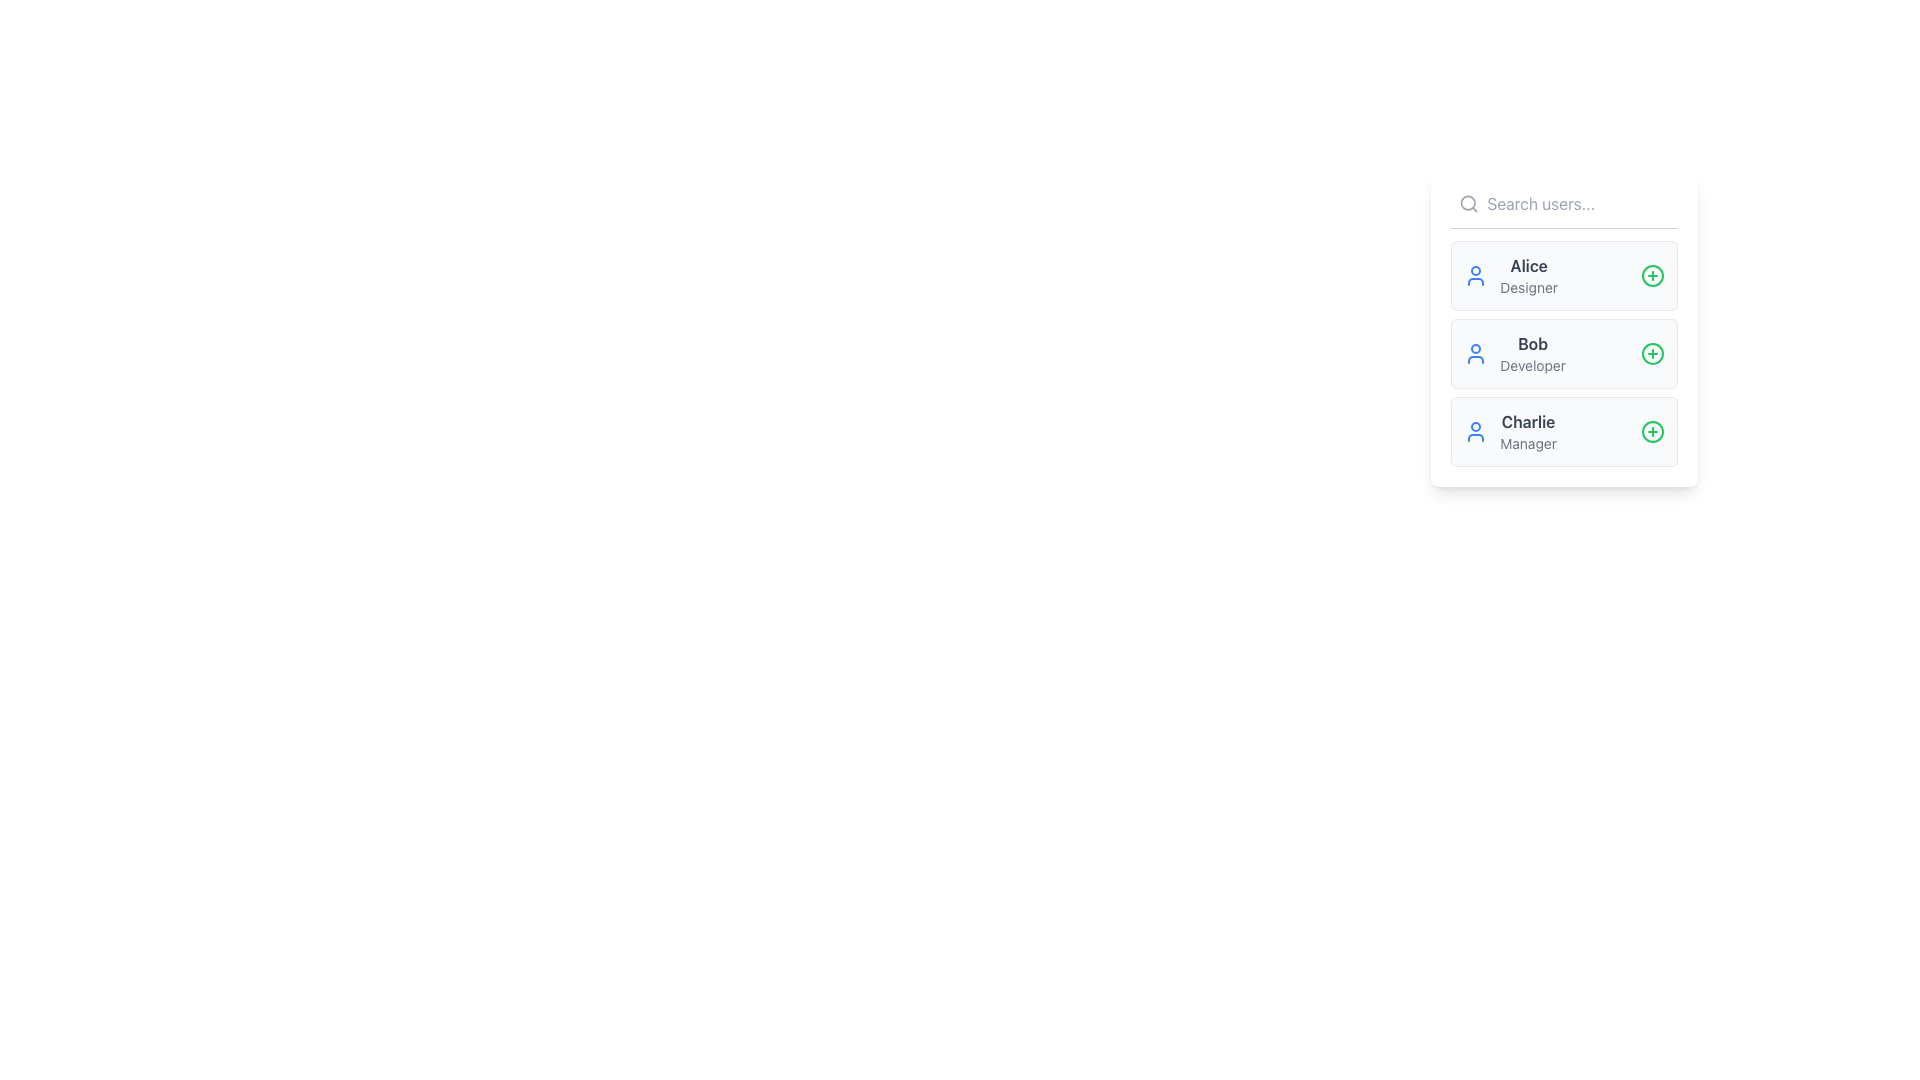 The height and width of the screenshot is (1080, 1920). I want to click on the text label displaying the user's role 'Designer' located below the name 'Alice' in the user card, so click(1528, 288).